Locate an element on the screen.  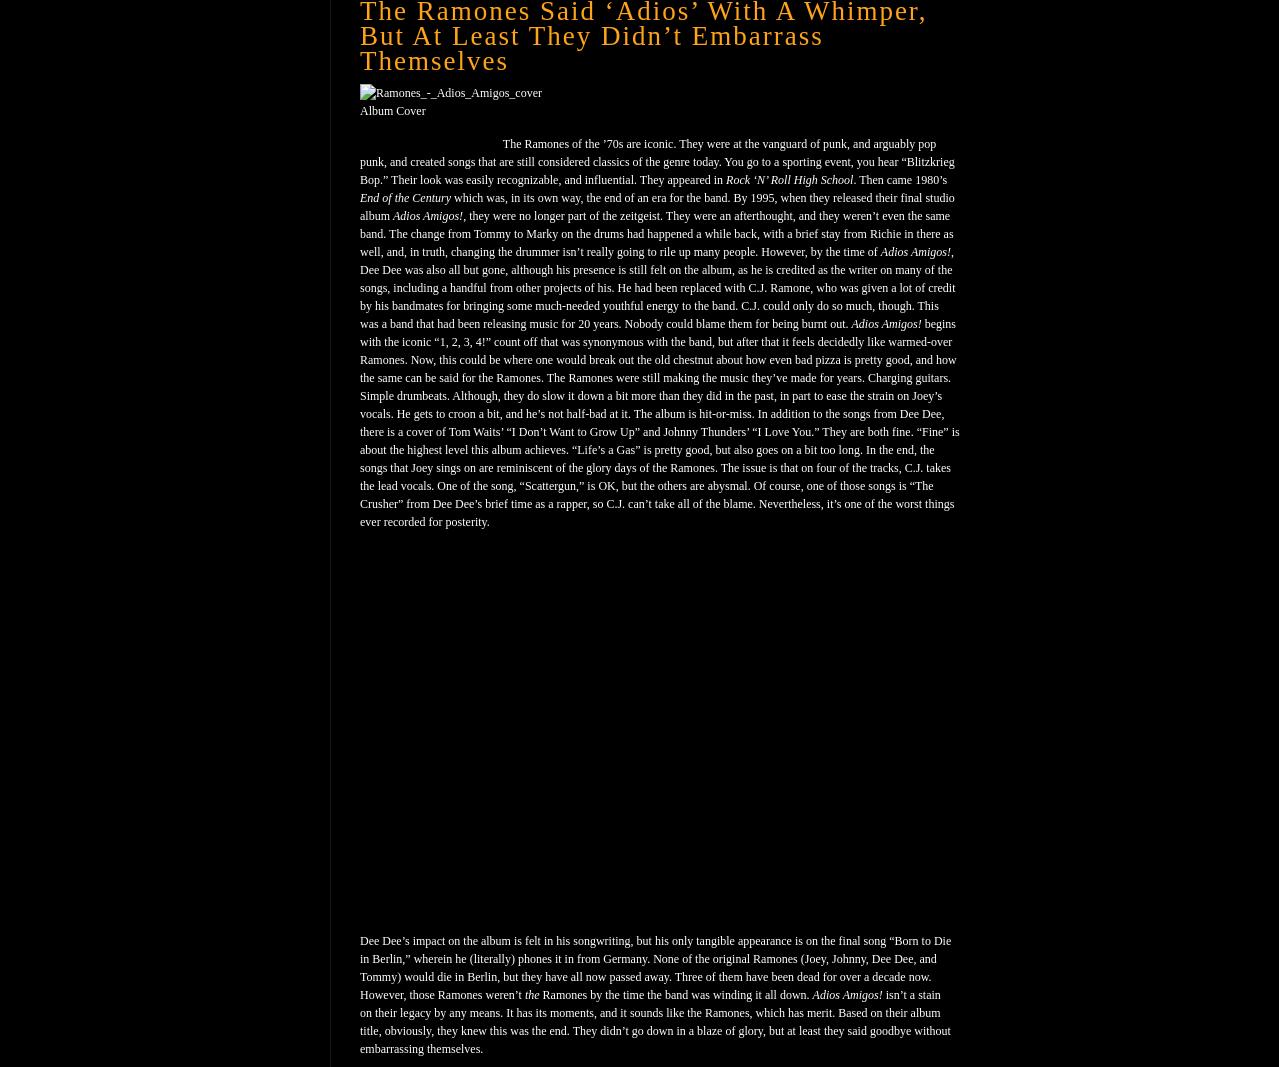
'The Ramones of the ’70s are iconic. They were at the vanguard of punk, and arguably pop punk, and created songs that are still considered classics of the genre today. You go to a sporting event, you hear “Blitzkrieg Bop.” Their look was easily recognizable, and influential. They appeared in' is located at coordinates (656, 160).